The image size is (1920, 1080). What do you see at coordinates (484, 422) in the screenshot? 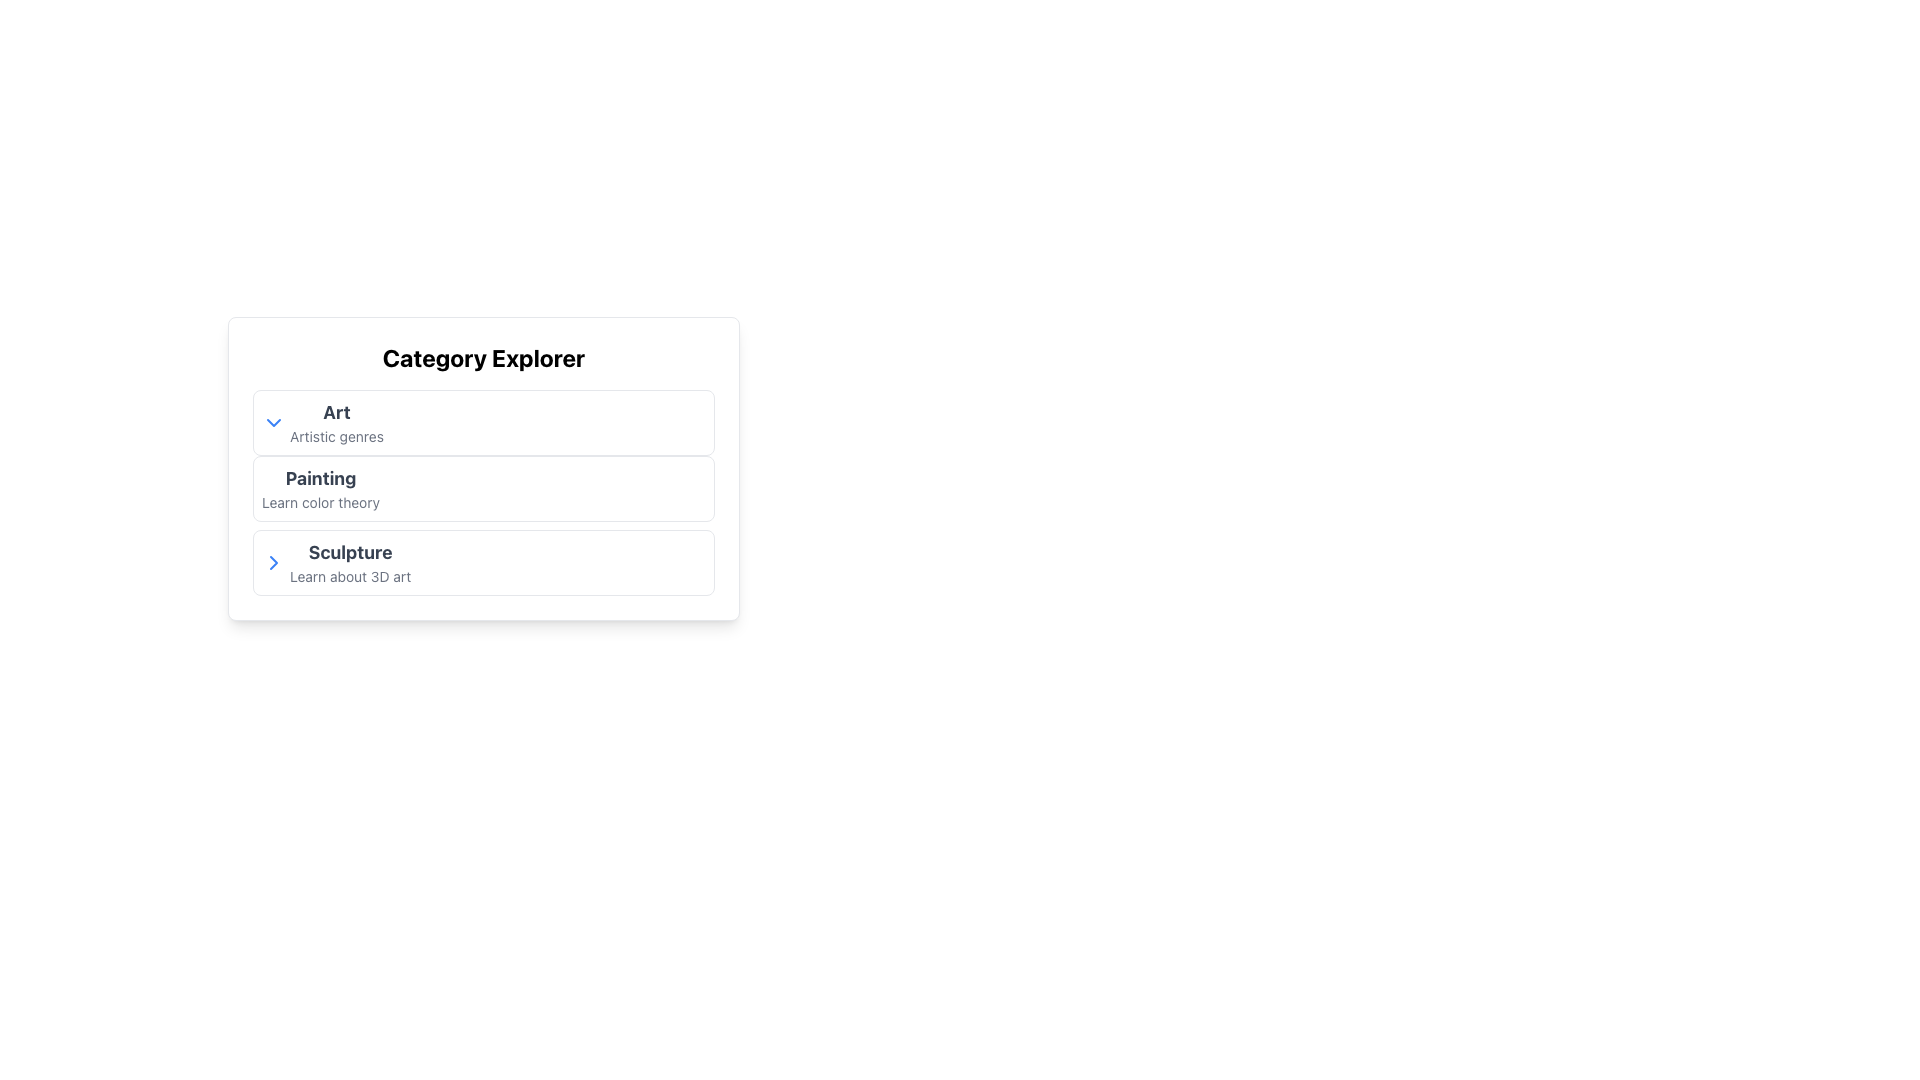
I see `the first interactive menu item representing the 'Art' category` at bounding box center [484, 422].